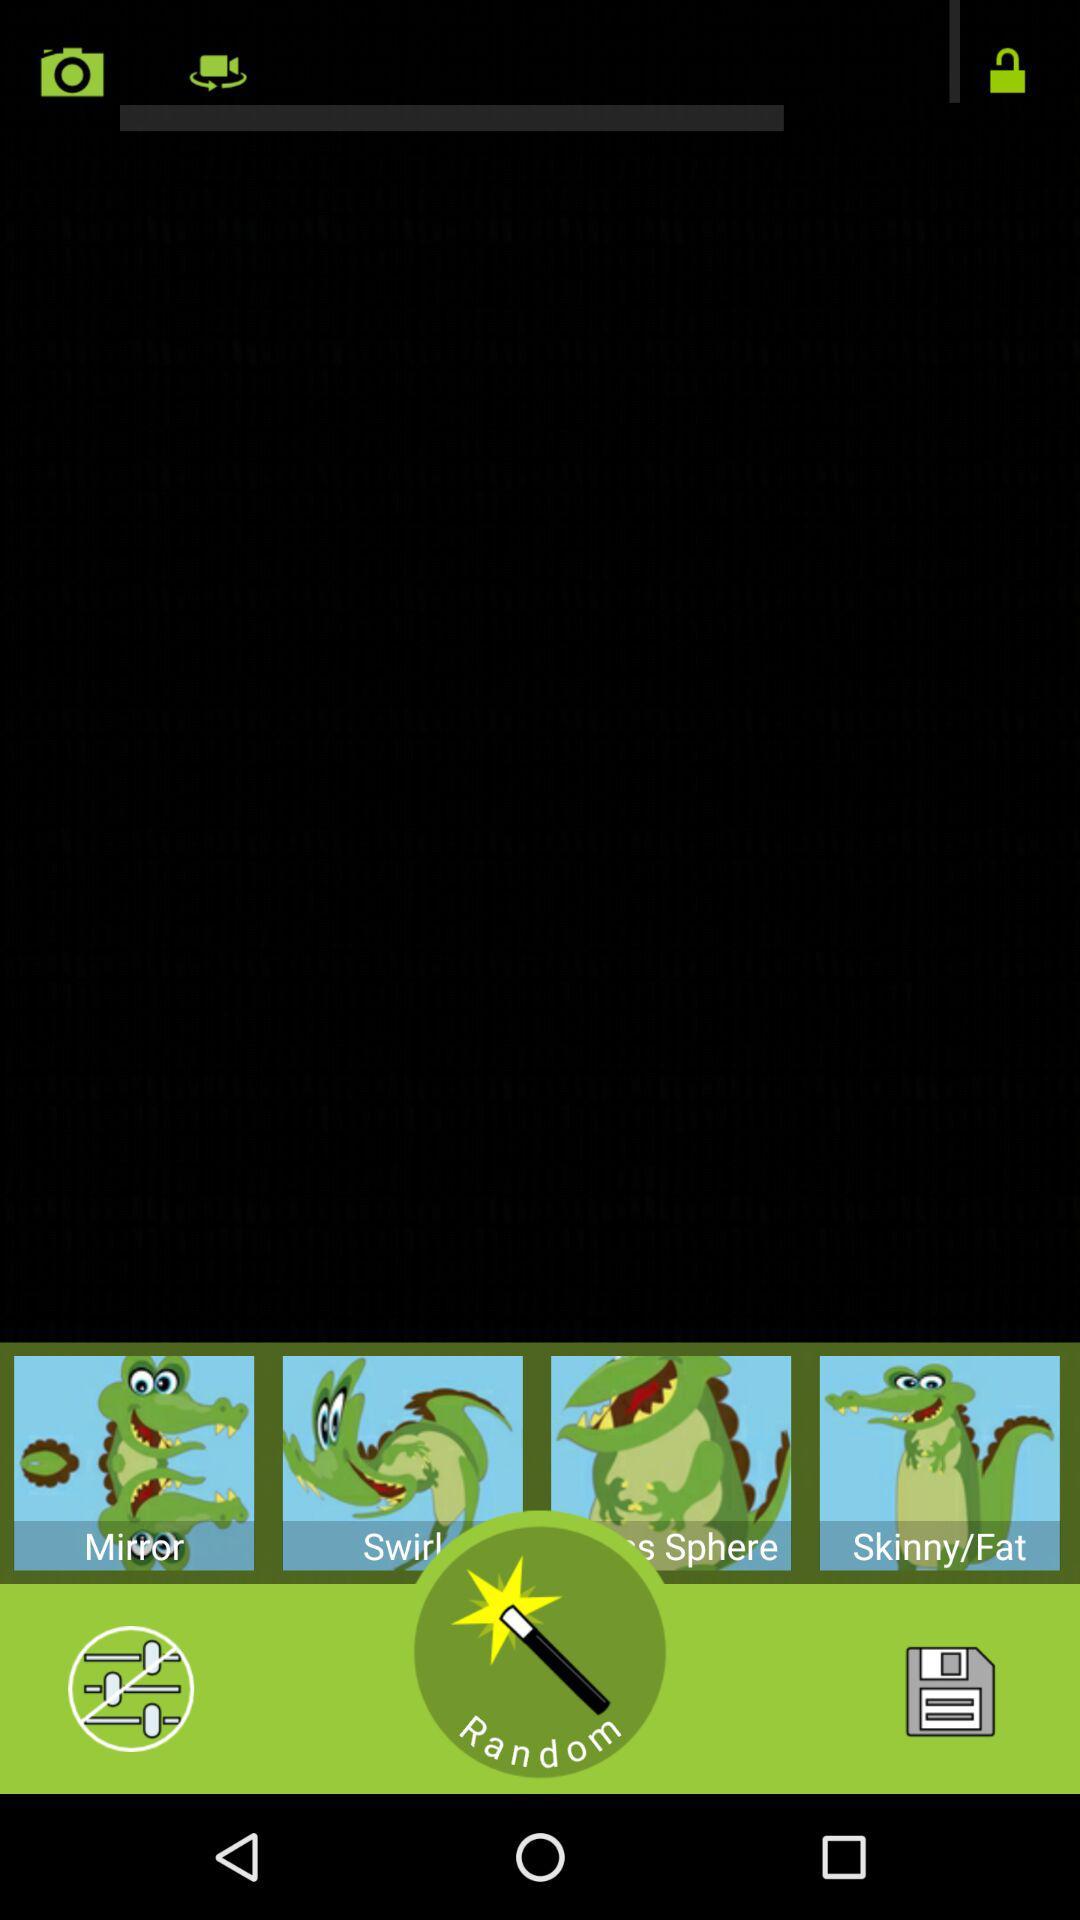 This screenshot has width=1080, height=1920. I want to click on camera, so click(71, 72).